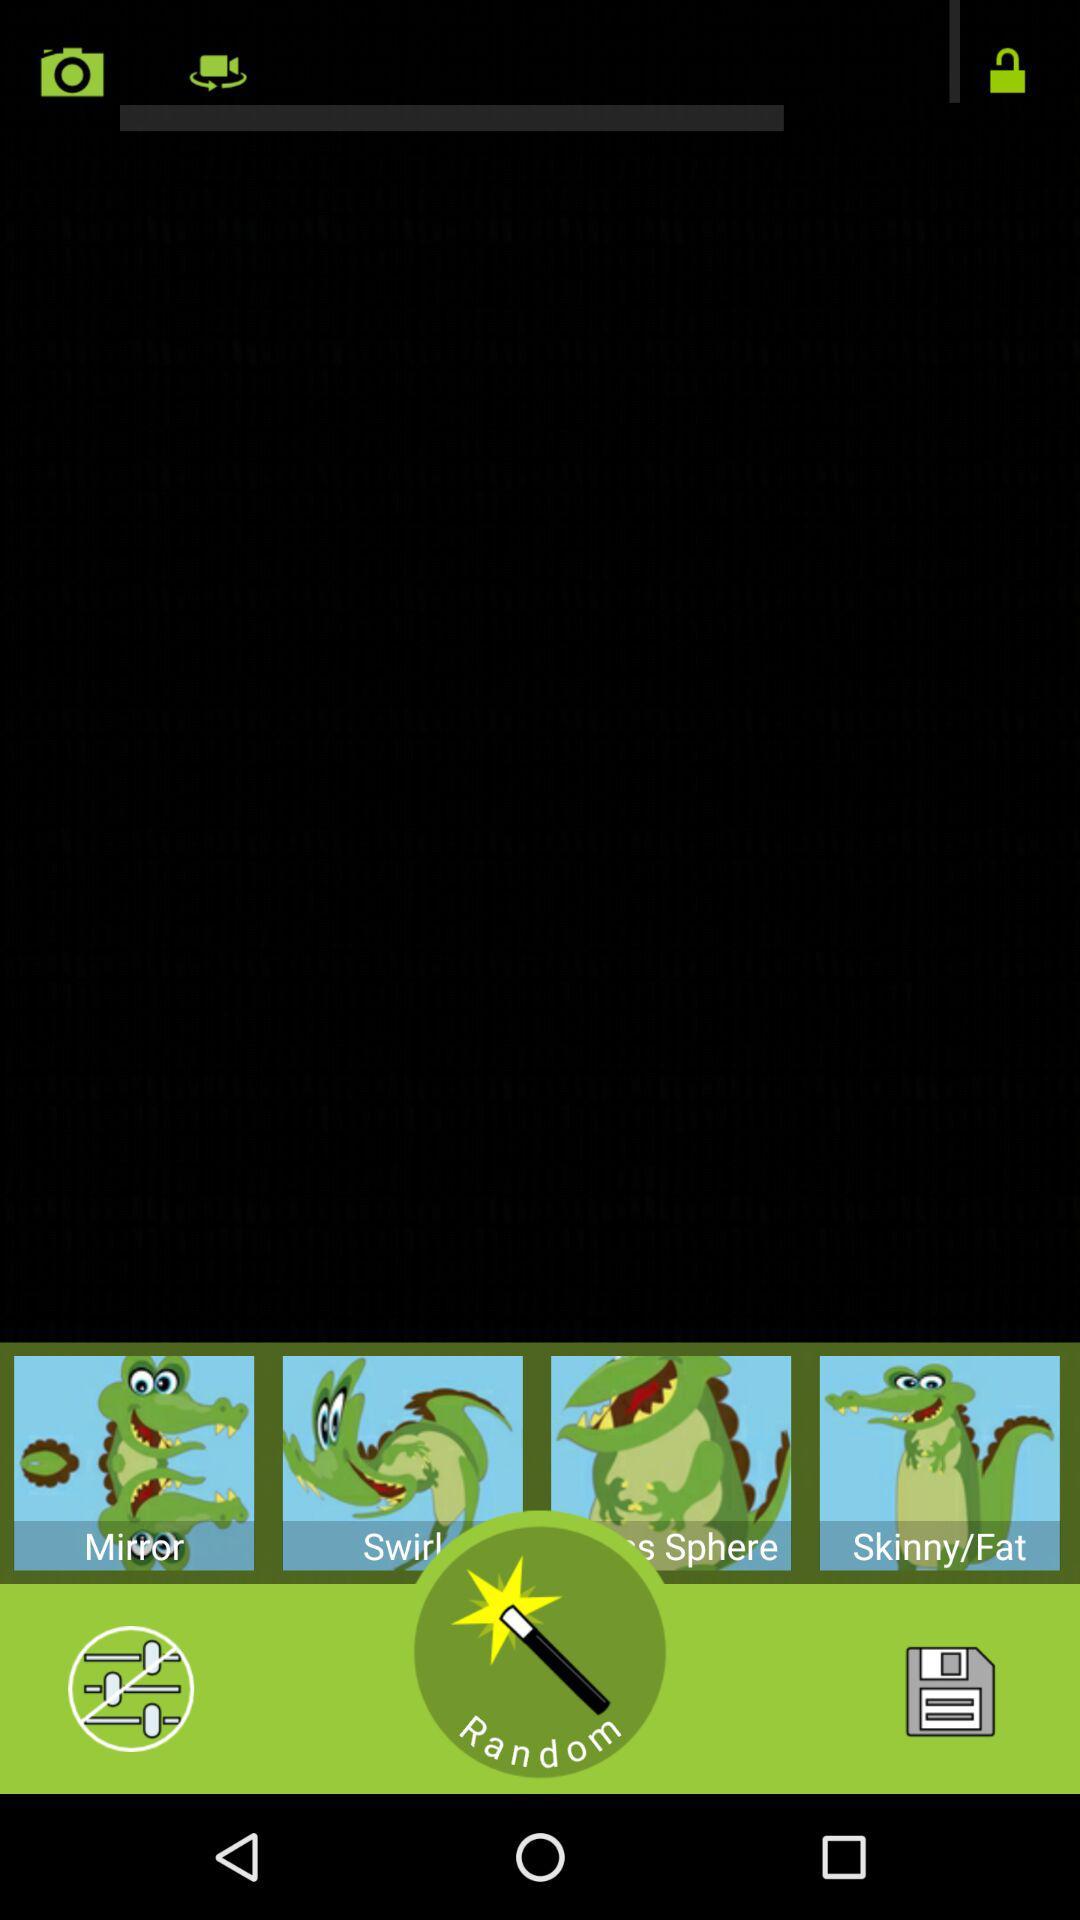 This screenshot has width=1080, height=1920. I want to click on camera, so click(71, 72).